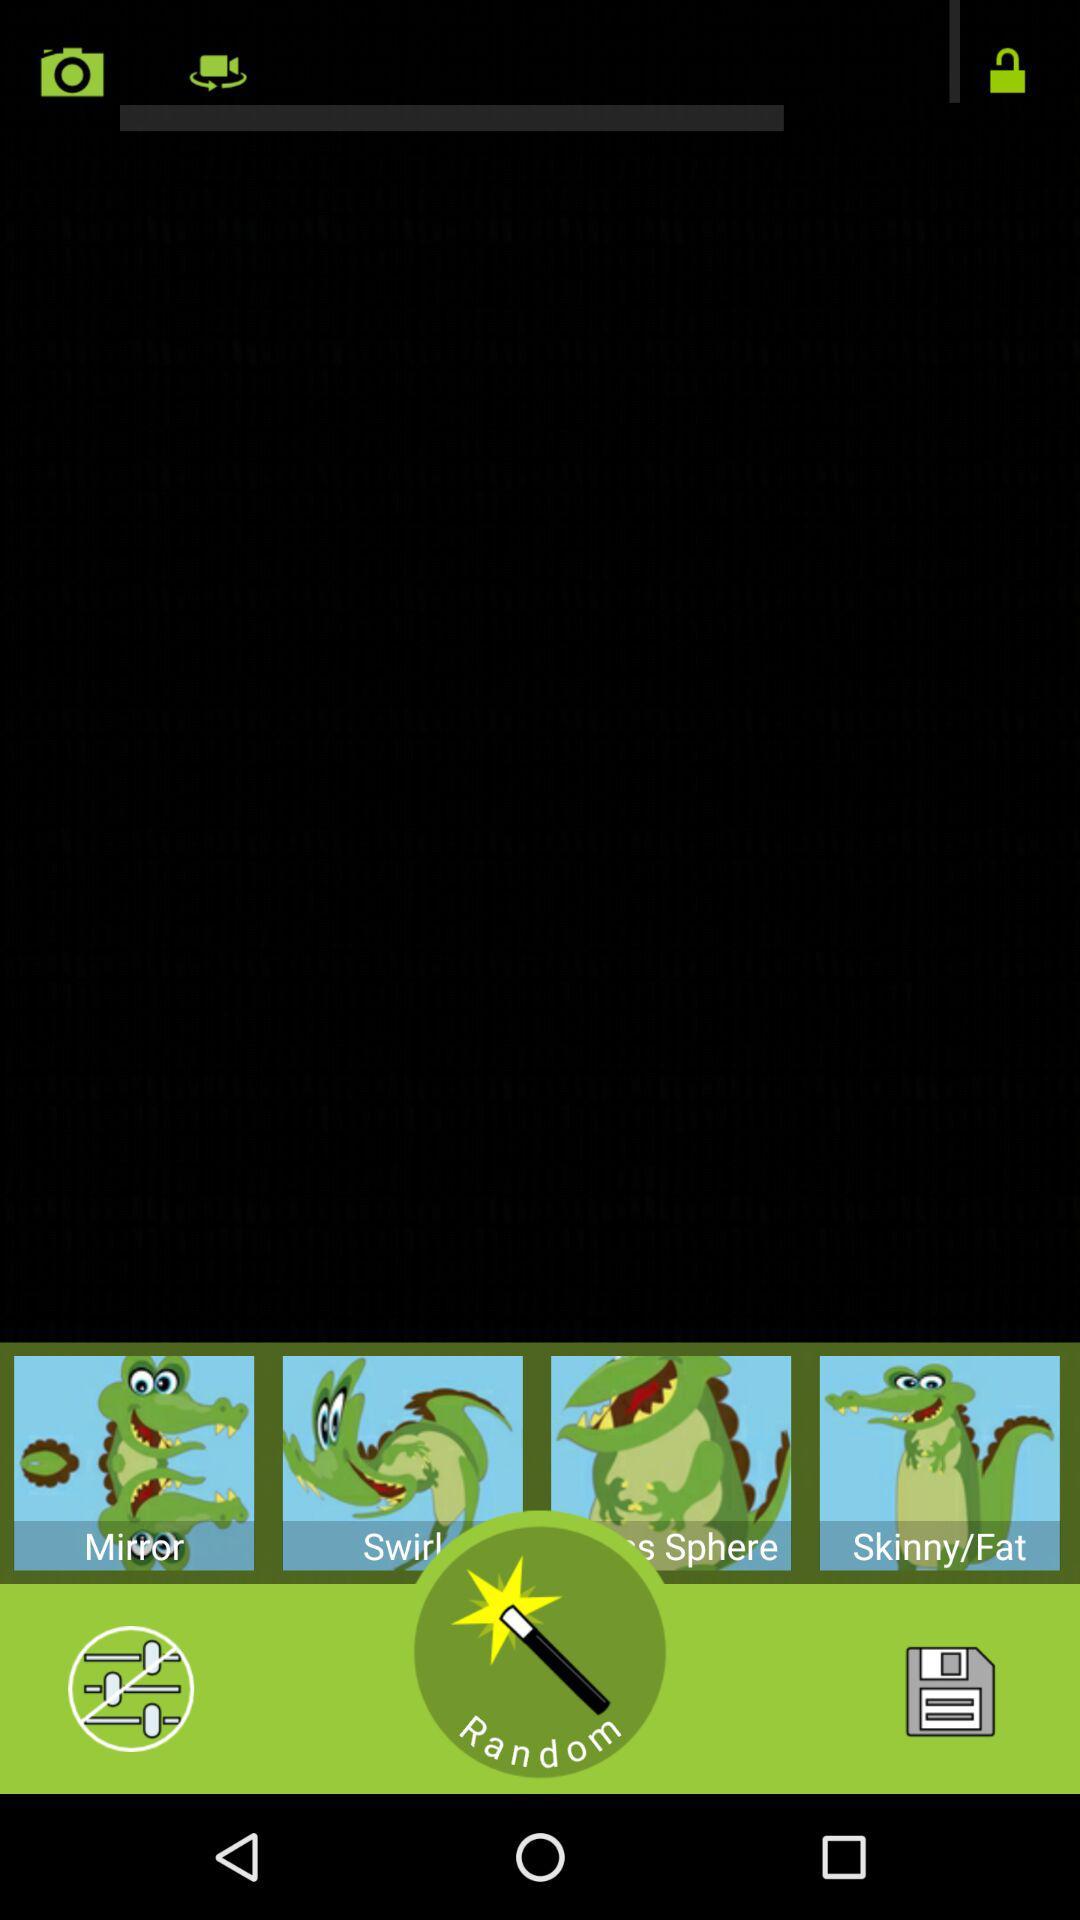 This screenshot has width=1080, height=1920. I want to click on camera, so click(71, 72).